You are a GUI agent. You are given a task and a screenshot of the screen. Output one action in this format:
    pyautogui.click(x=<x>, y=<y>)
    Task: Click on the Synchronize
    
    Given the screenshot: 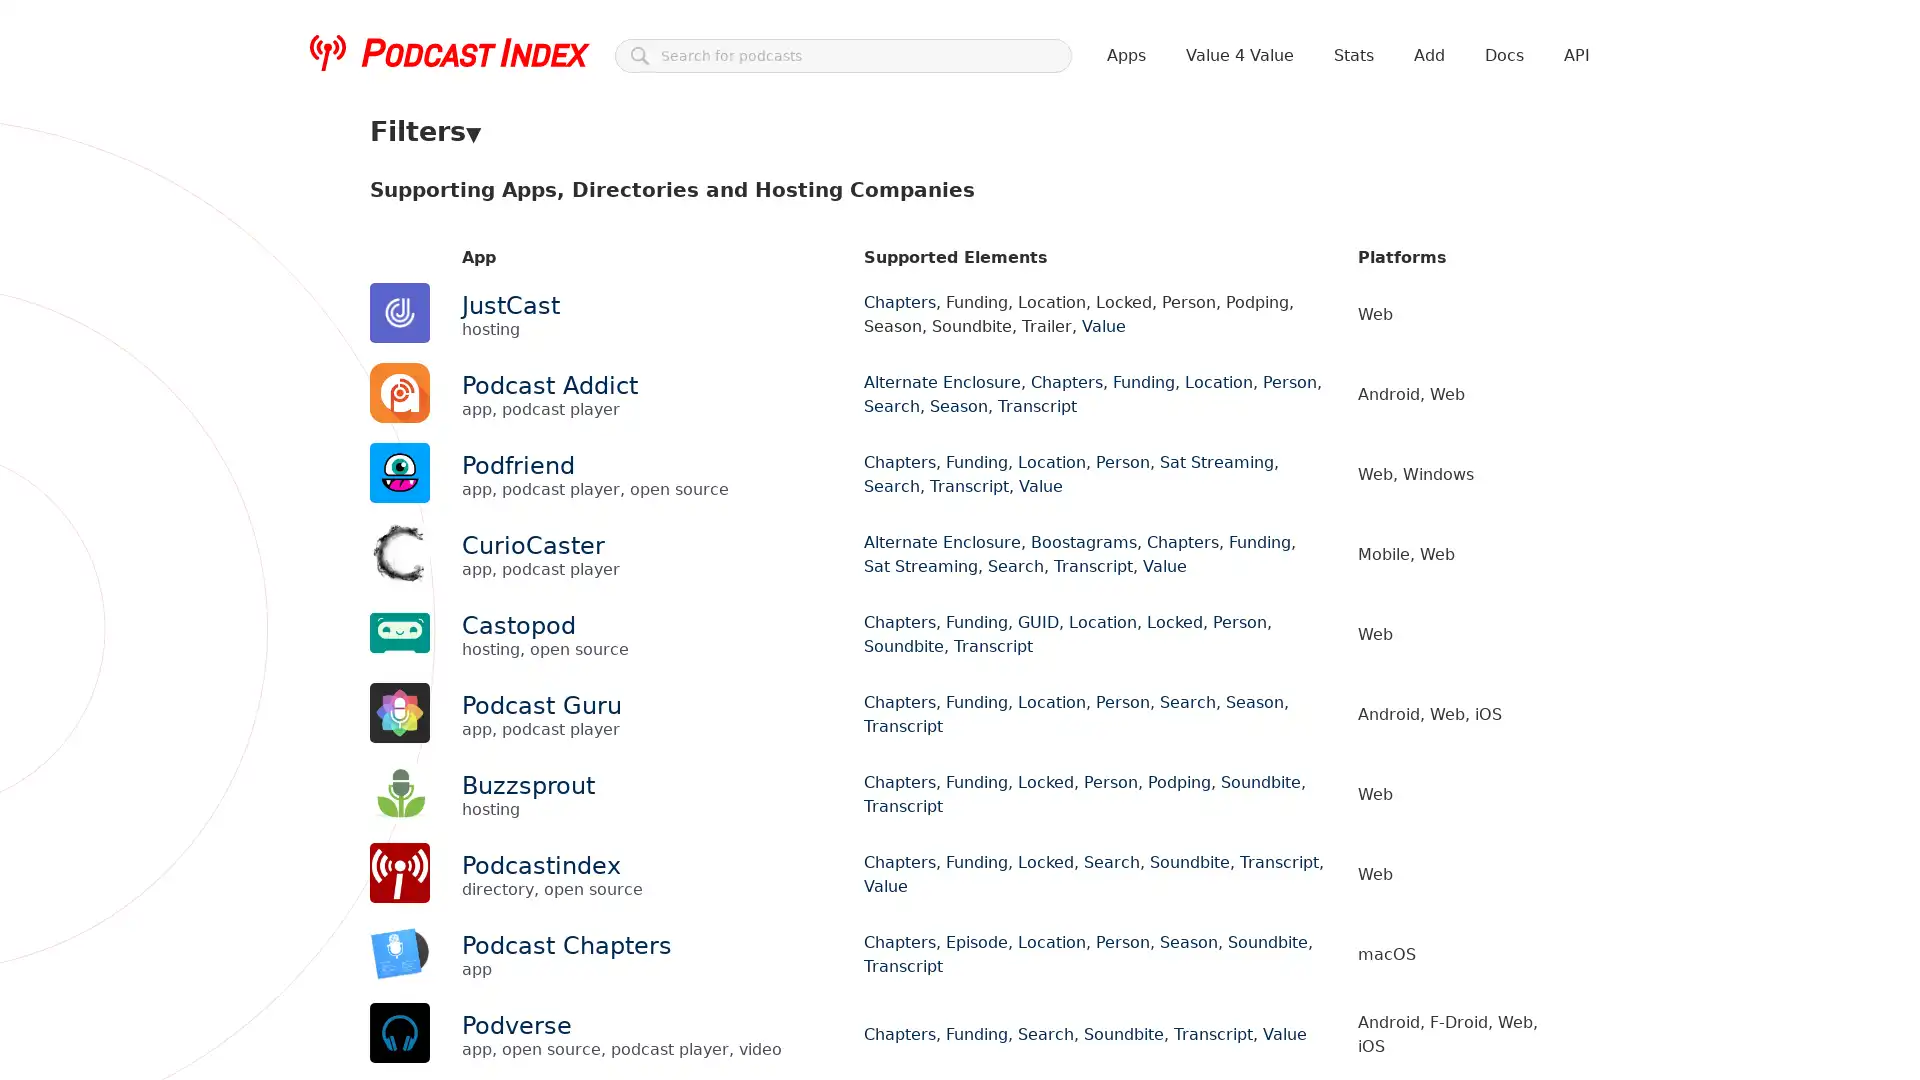 What is the action you would take?
    pyautogui.click(x=748, y=340)
    